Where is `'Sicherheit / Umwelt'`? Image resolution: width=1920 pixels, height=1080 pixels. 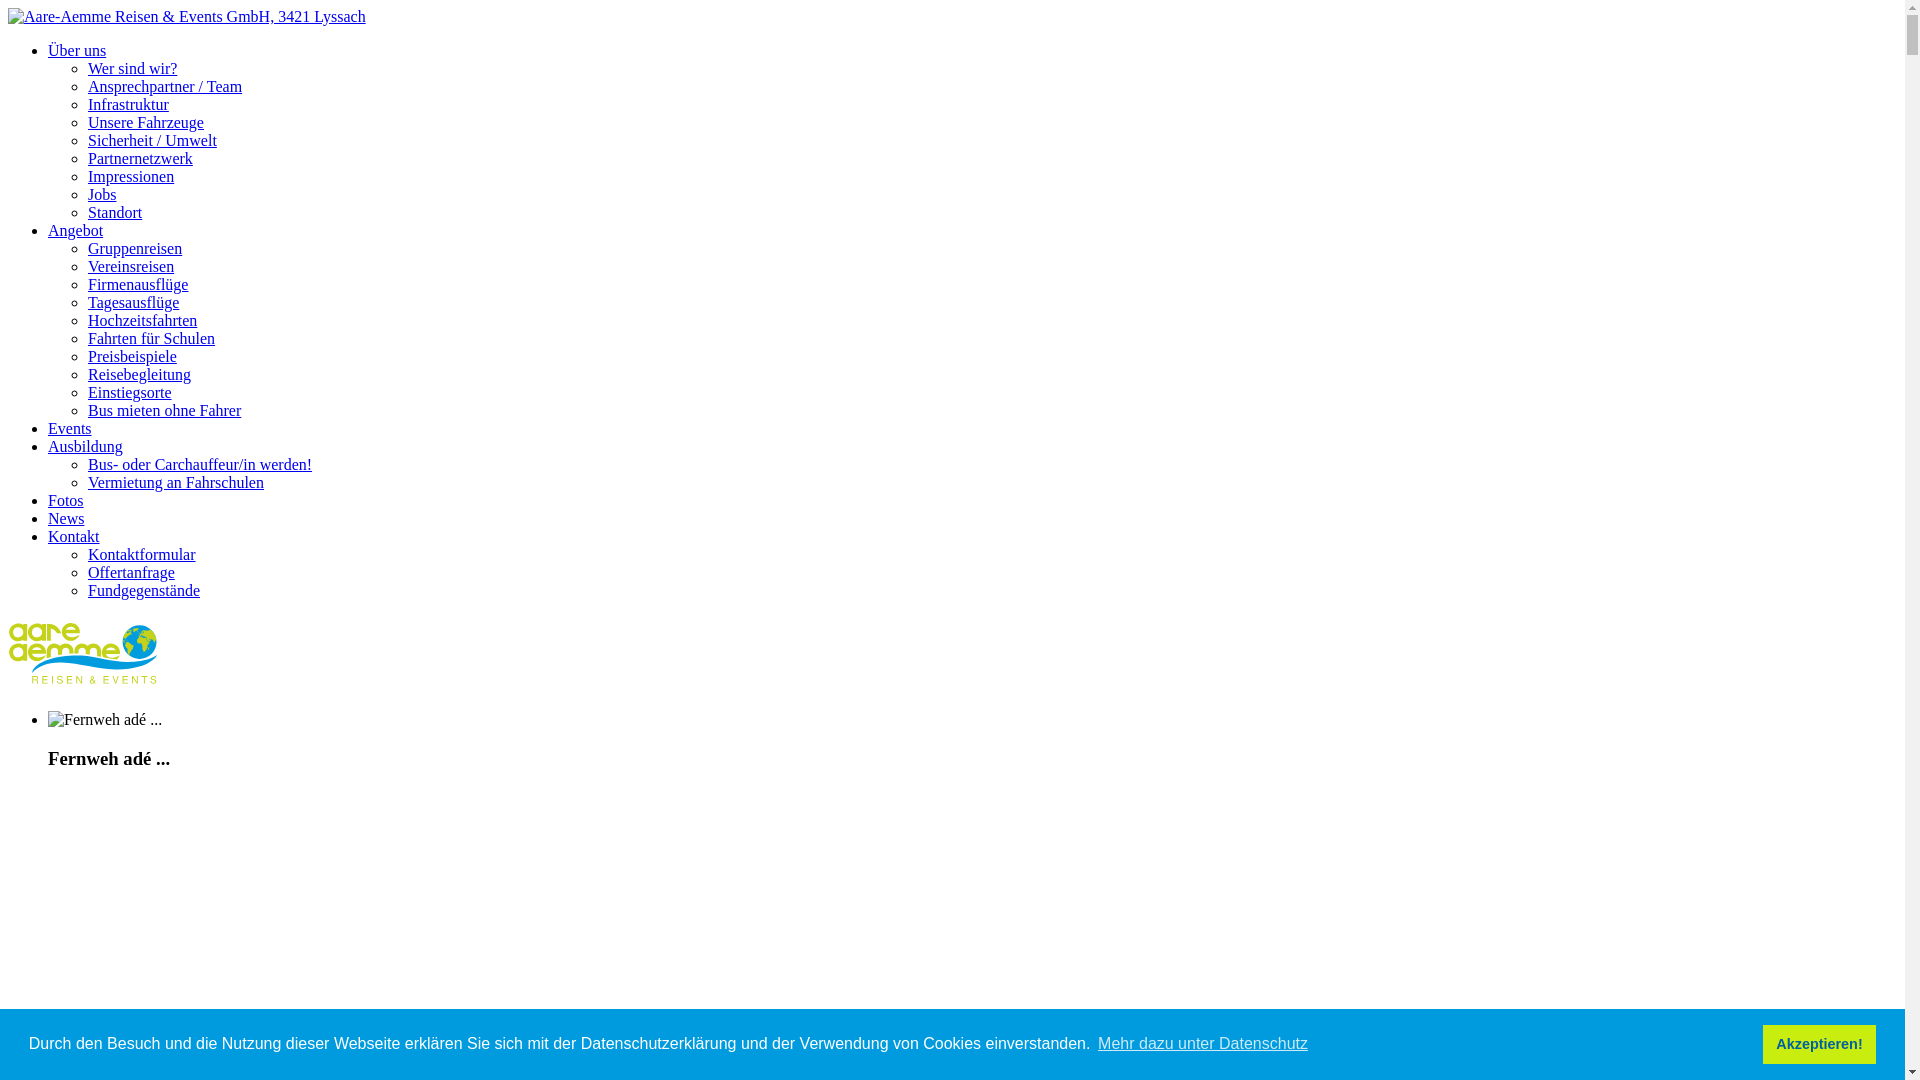
'Sicherheit / Umwelt' is located at coordinates (151, 139).